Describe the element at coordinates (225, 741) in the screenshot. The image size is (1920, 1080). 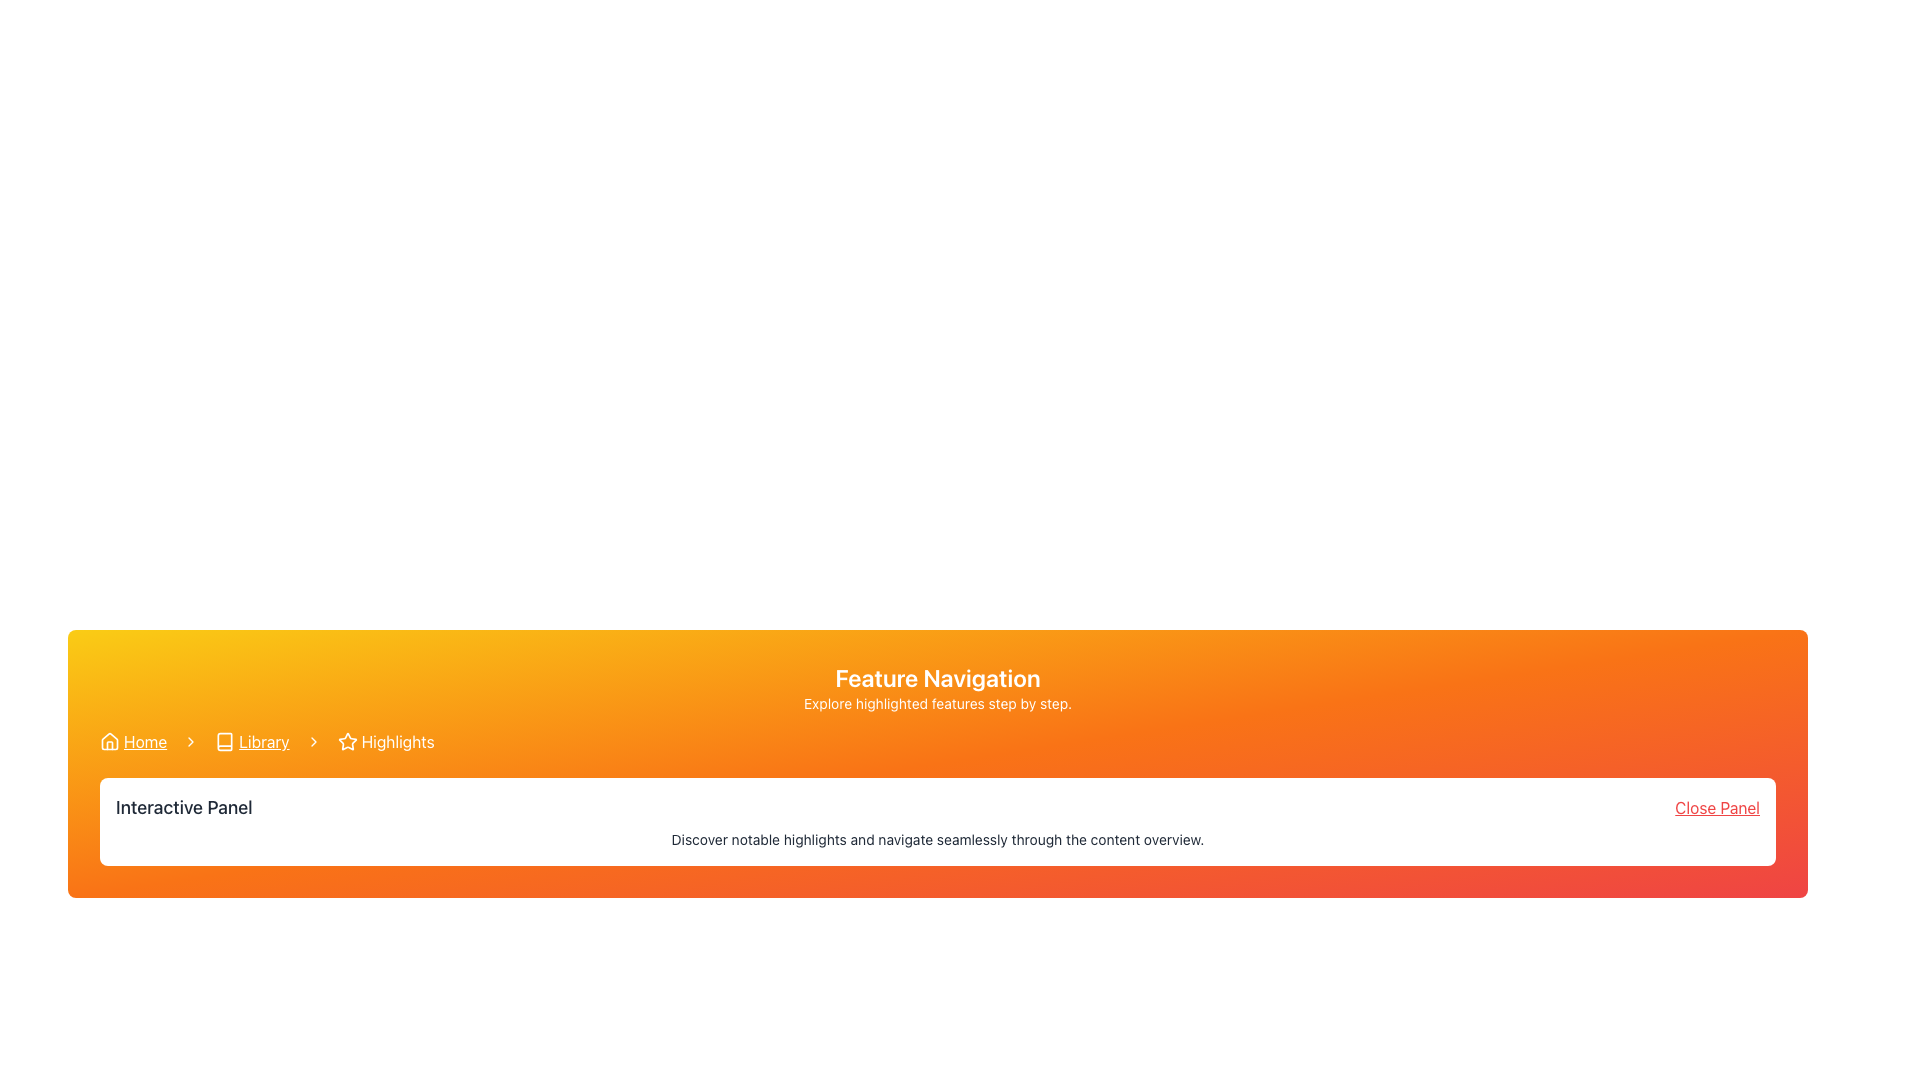
I see `the visual representation of the small, square-shaped line-art book icon located next to the 'Library' label in the breadcrumb navigation bar` at that location.